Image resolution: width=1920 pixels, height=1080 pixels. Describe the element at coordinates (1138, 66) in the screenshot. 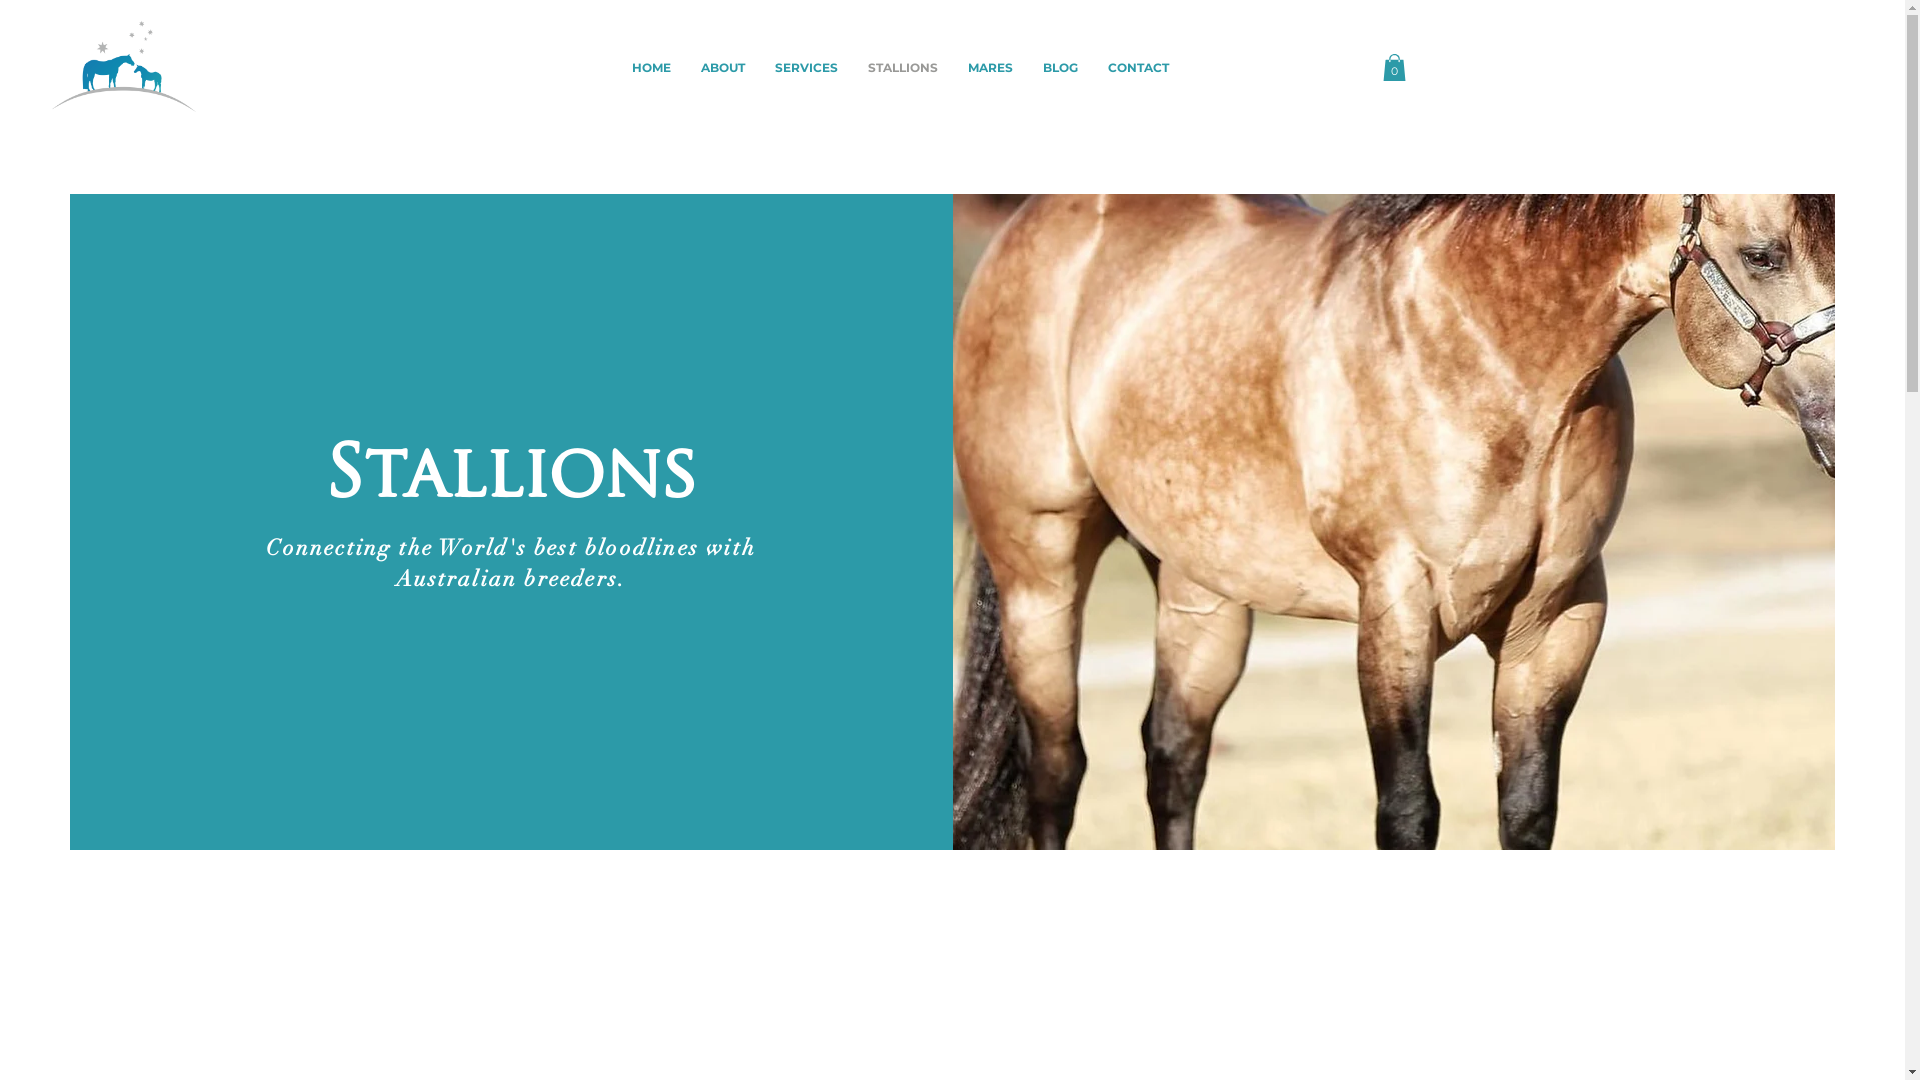

I see `'CONTACT'` at that location.